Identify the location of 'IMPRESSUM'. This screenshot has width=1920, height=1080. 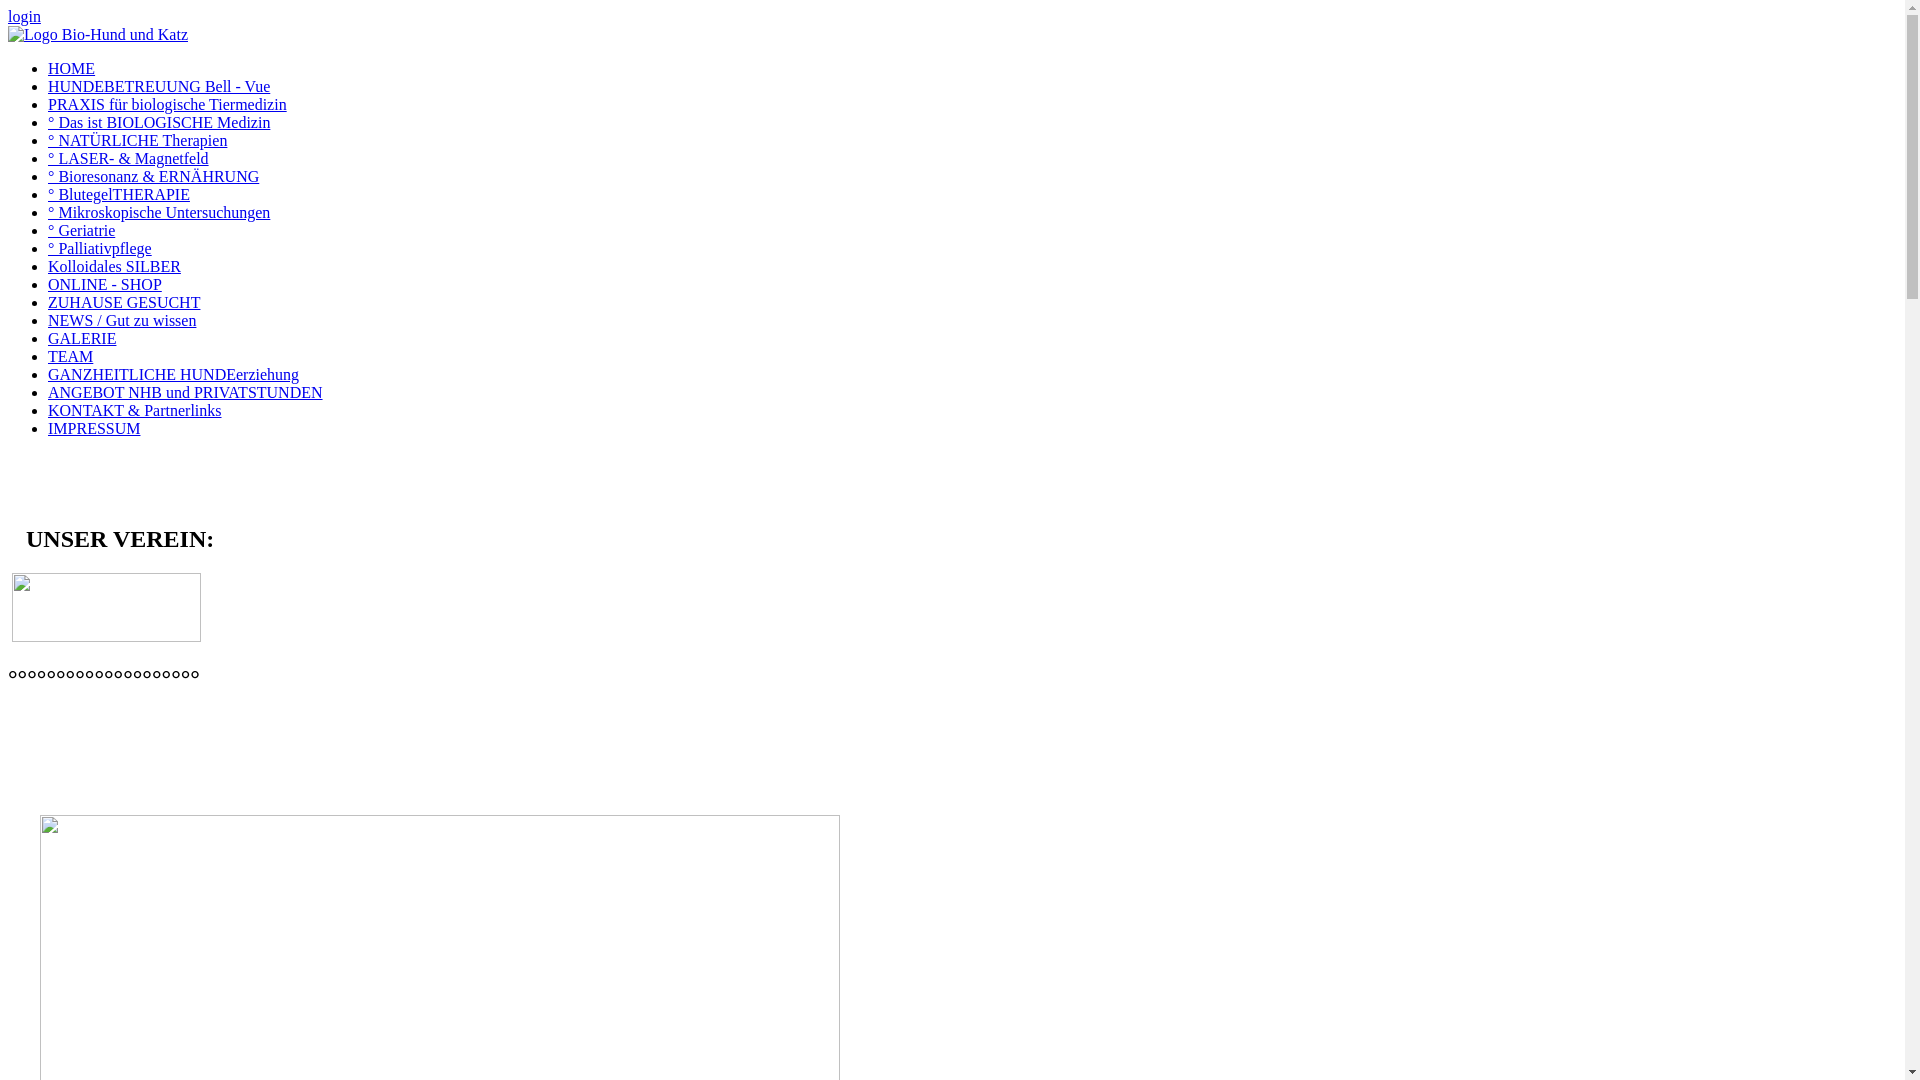
(48, 427).